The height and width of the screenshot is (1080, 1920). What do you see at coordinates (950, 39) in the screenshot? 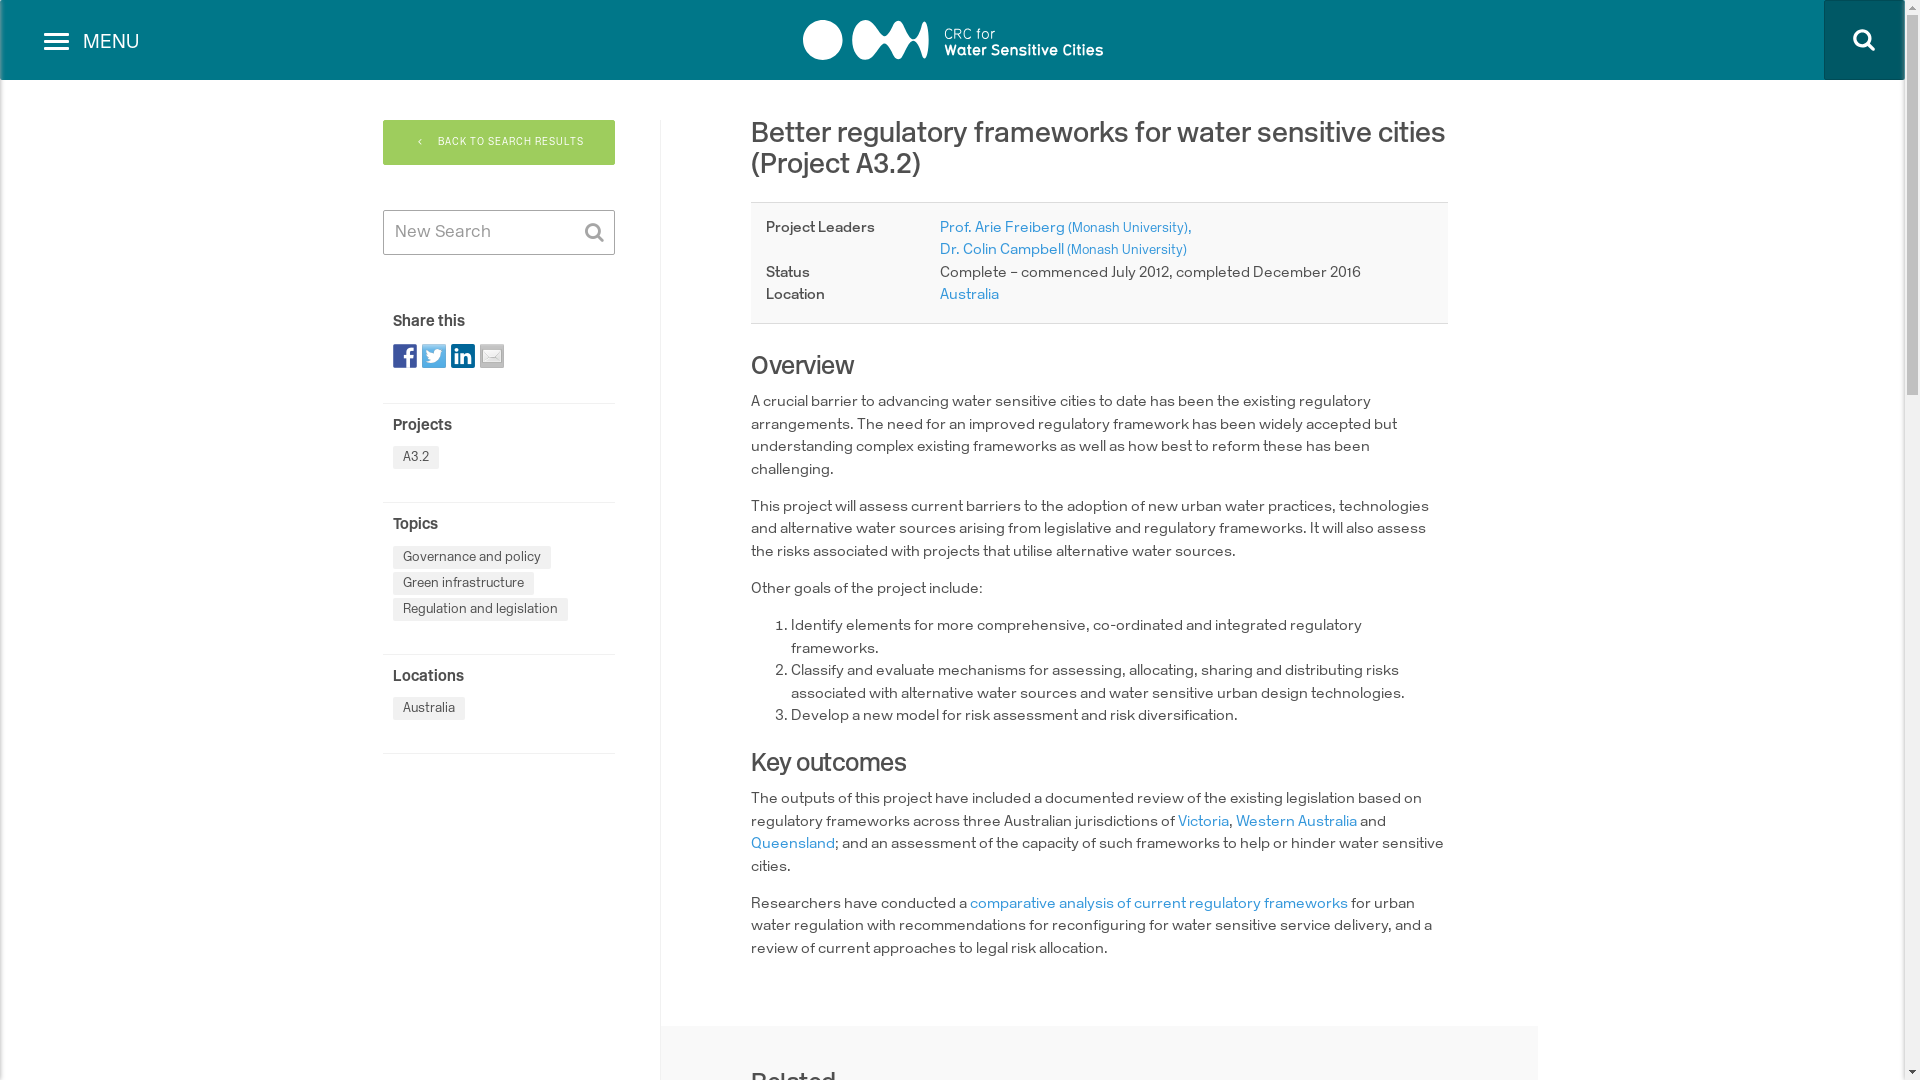
I see `'CRC for Water sensitive cities'` at bounding box center [950, 39].